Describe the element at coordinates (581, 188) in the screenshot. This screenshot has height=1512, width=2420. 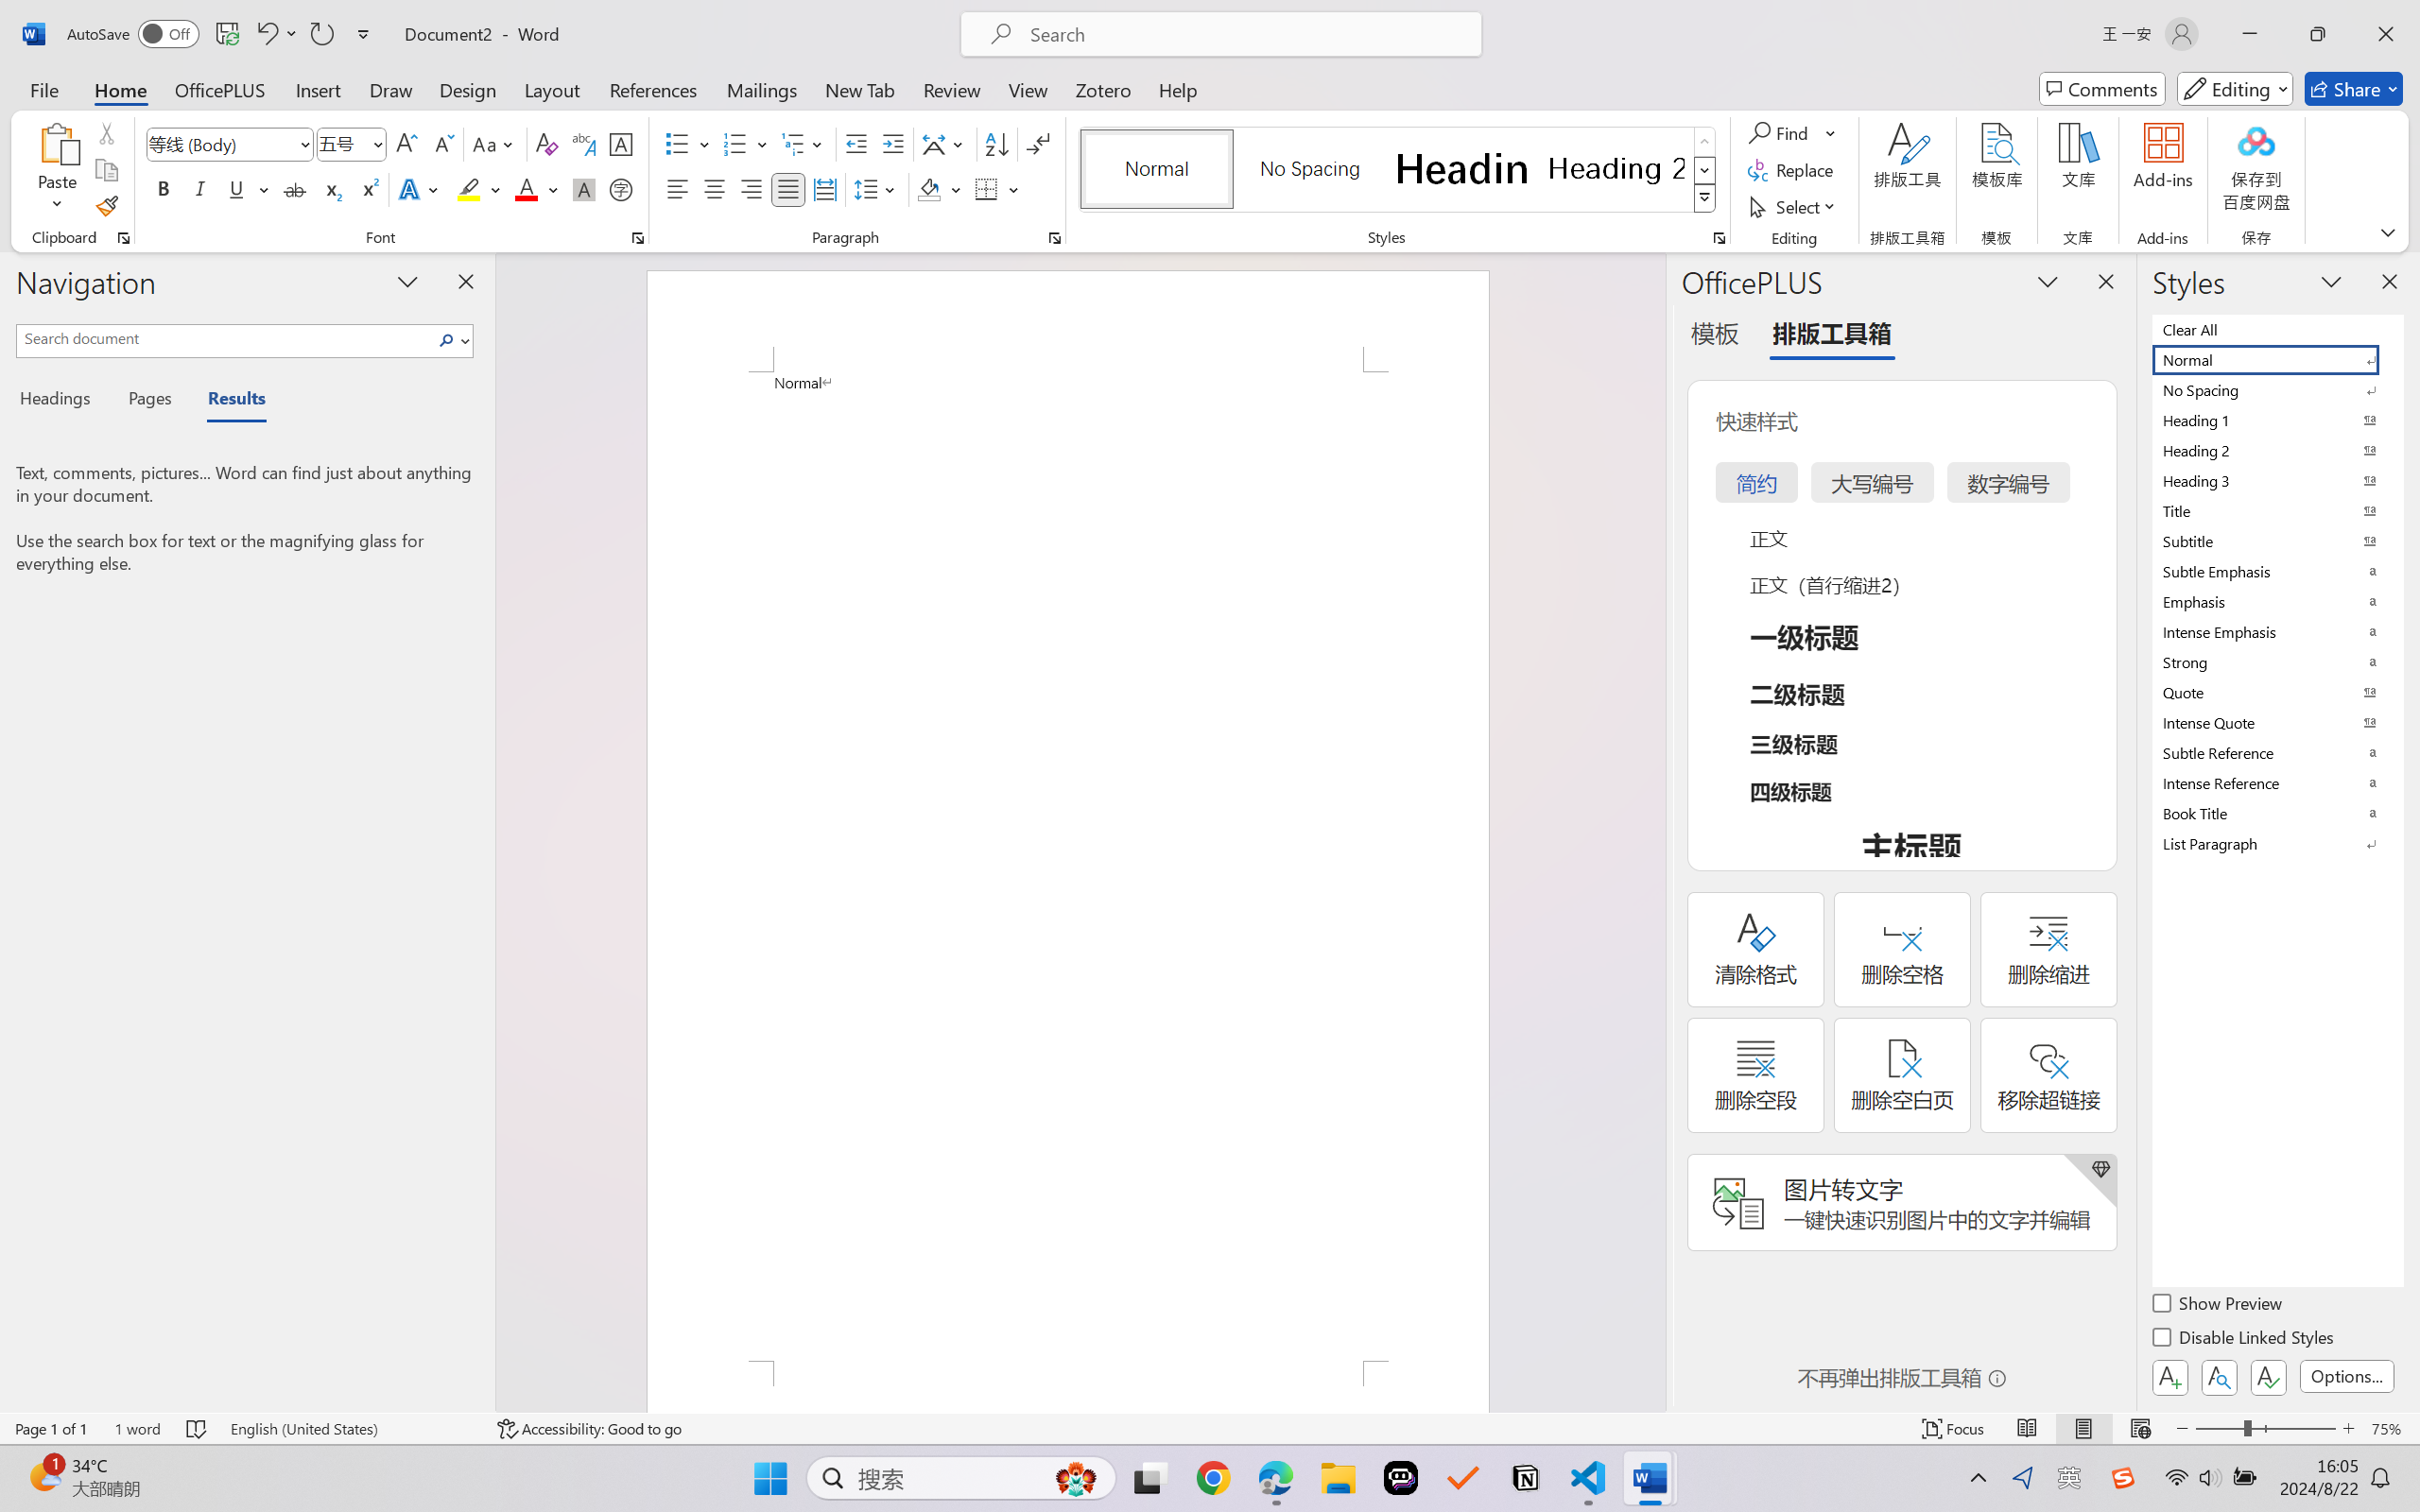
I see `'Character Shading'` at that location.